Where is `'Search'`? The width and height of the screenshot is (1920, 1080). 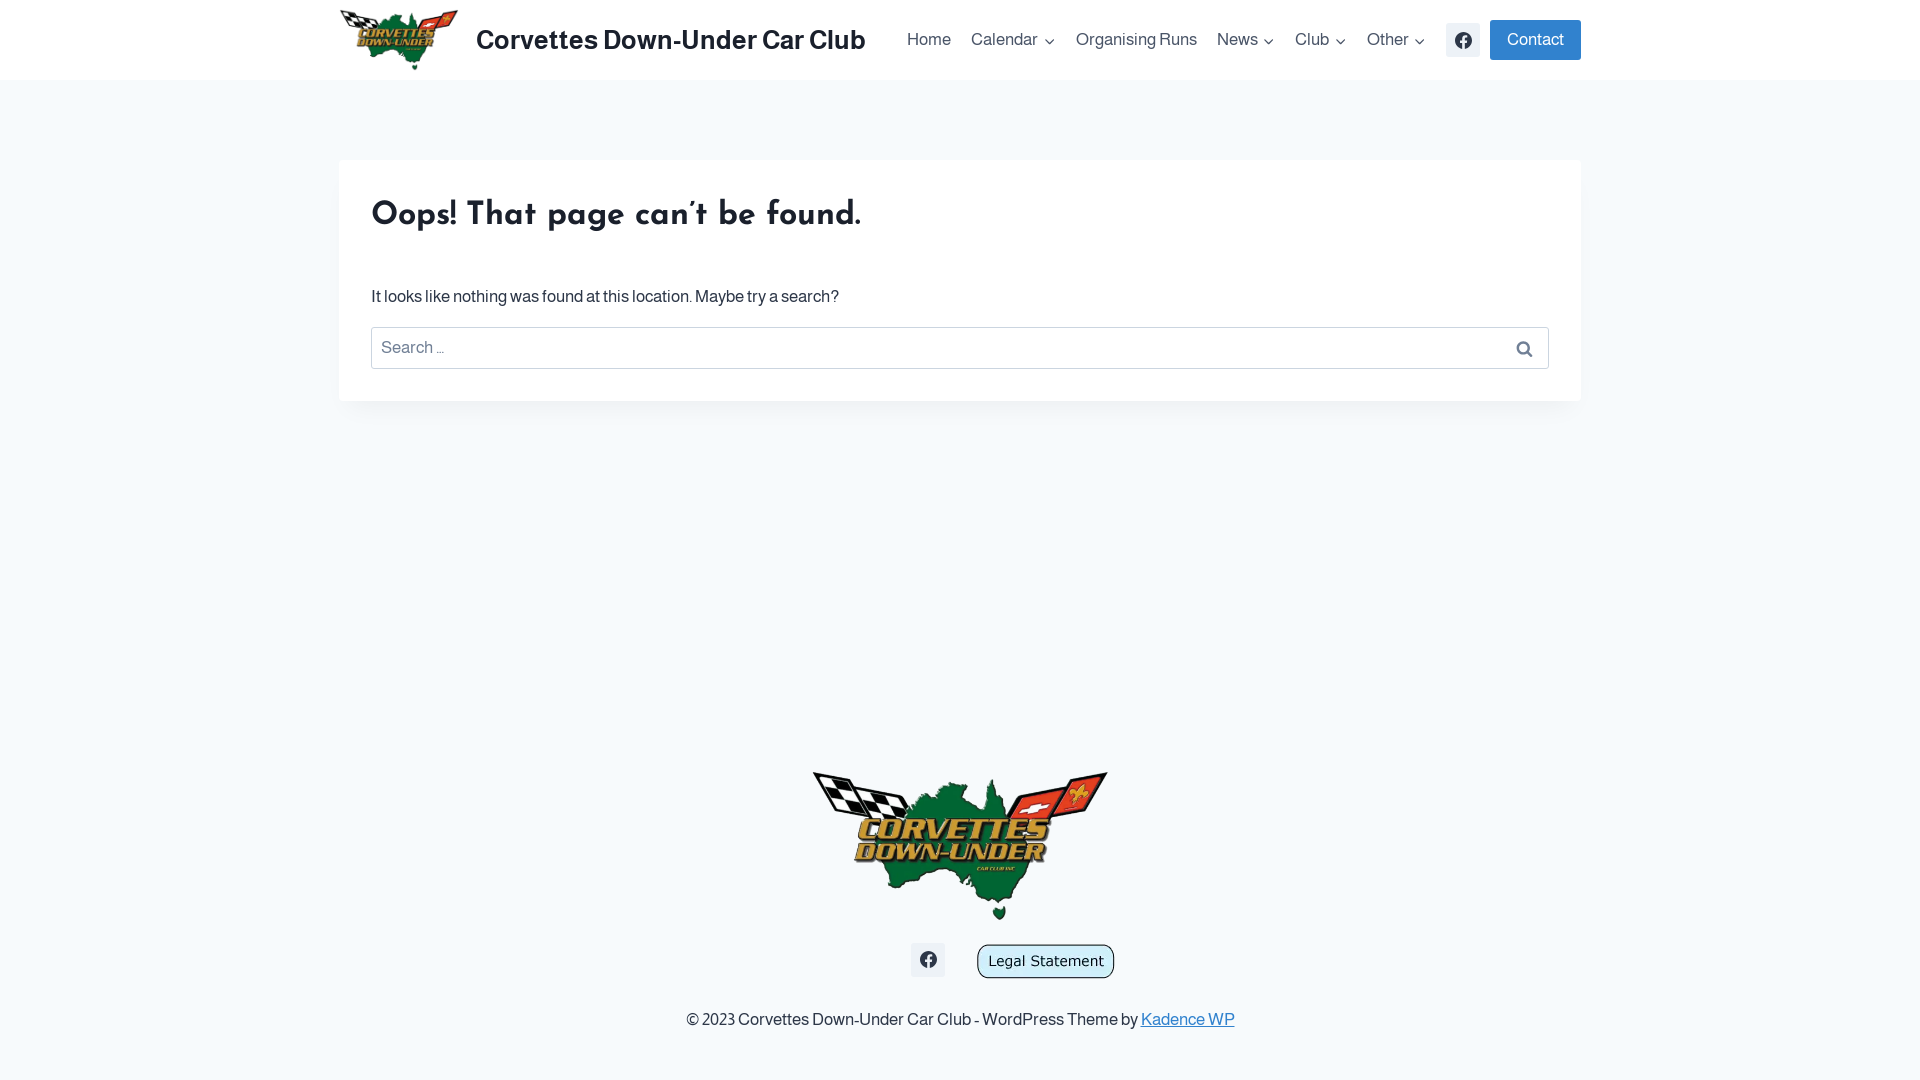
'Search' is located at coordinates (1522, 347).